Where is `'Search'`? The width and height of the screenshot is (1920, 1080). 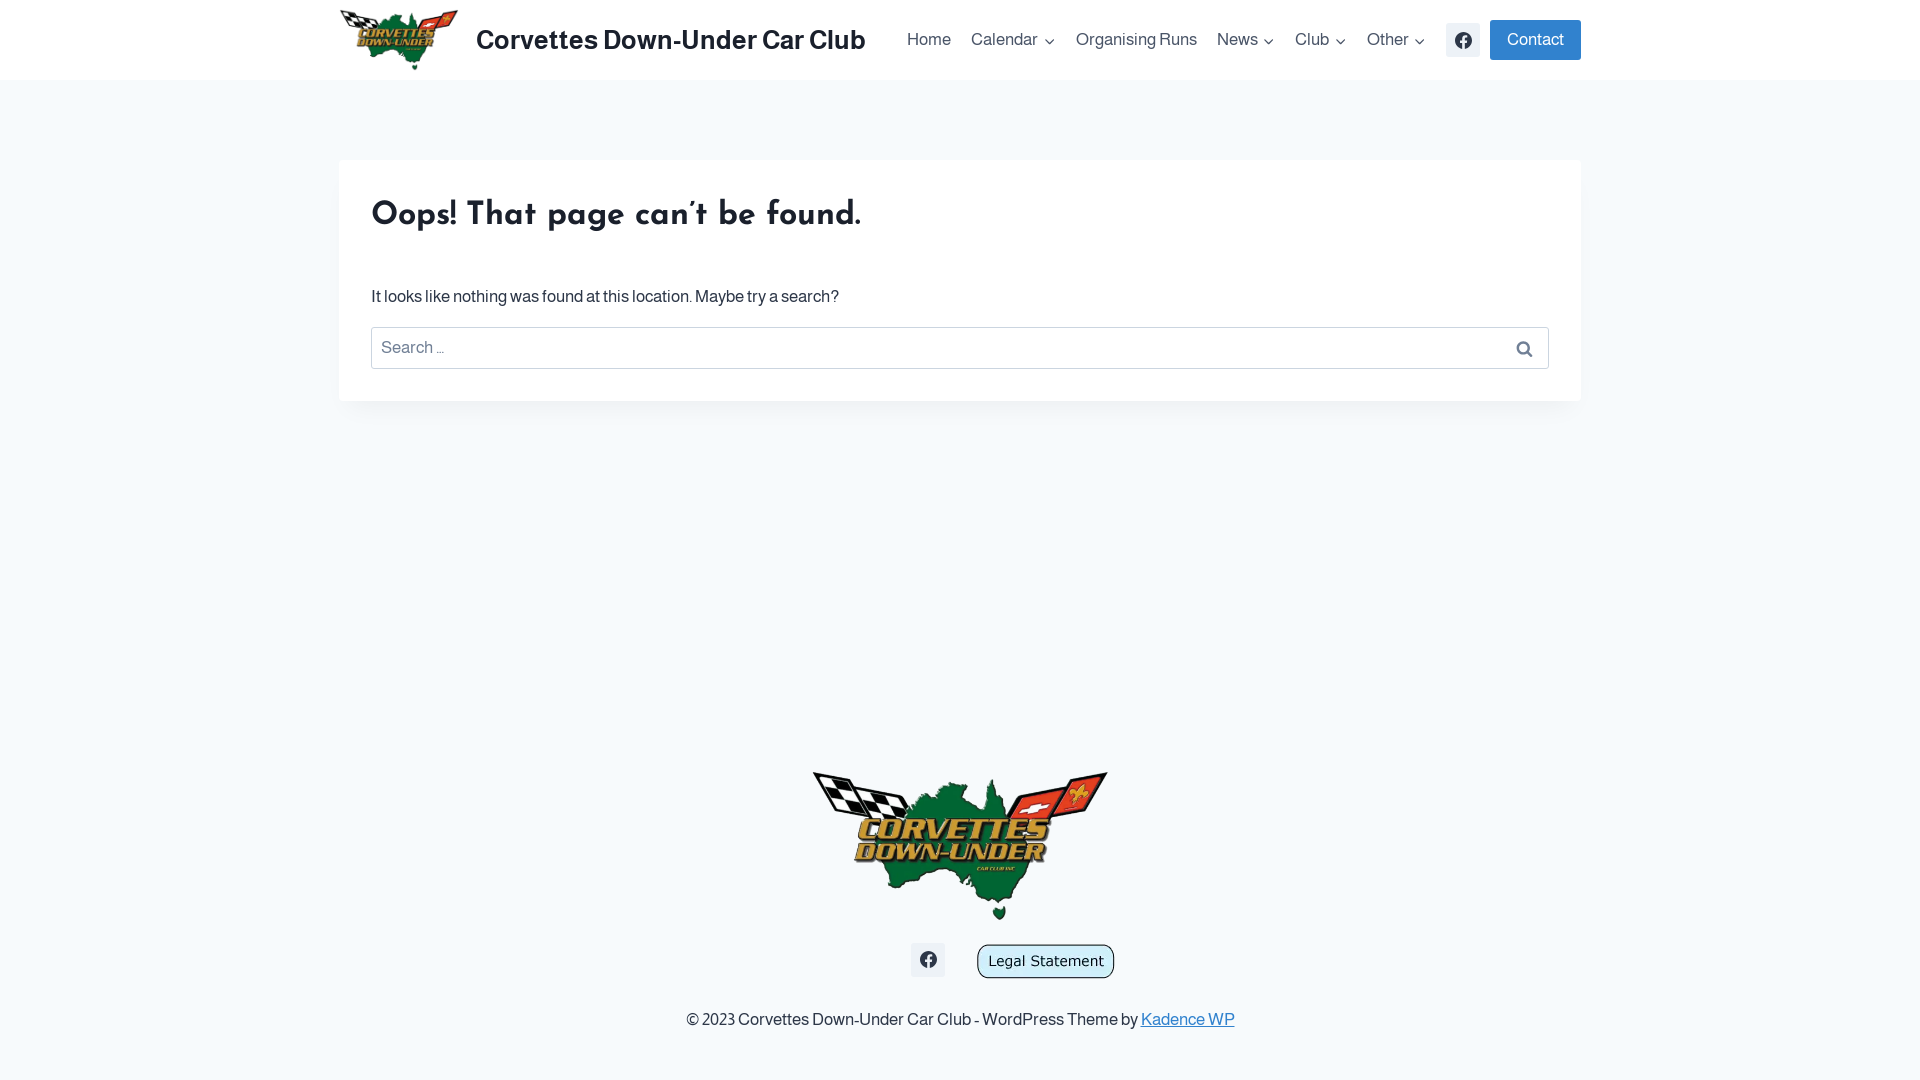
'Search' is located at coordinates (1522, 347).